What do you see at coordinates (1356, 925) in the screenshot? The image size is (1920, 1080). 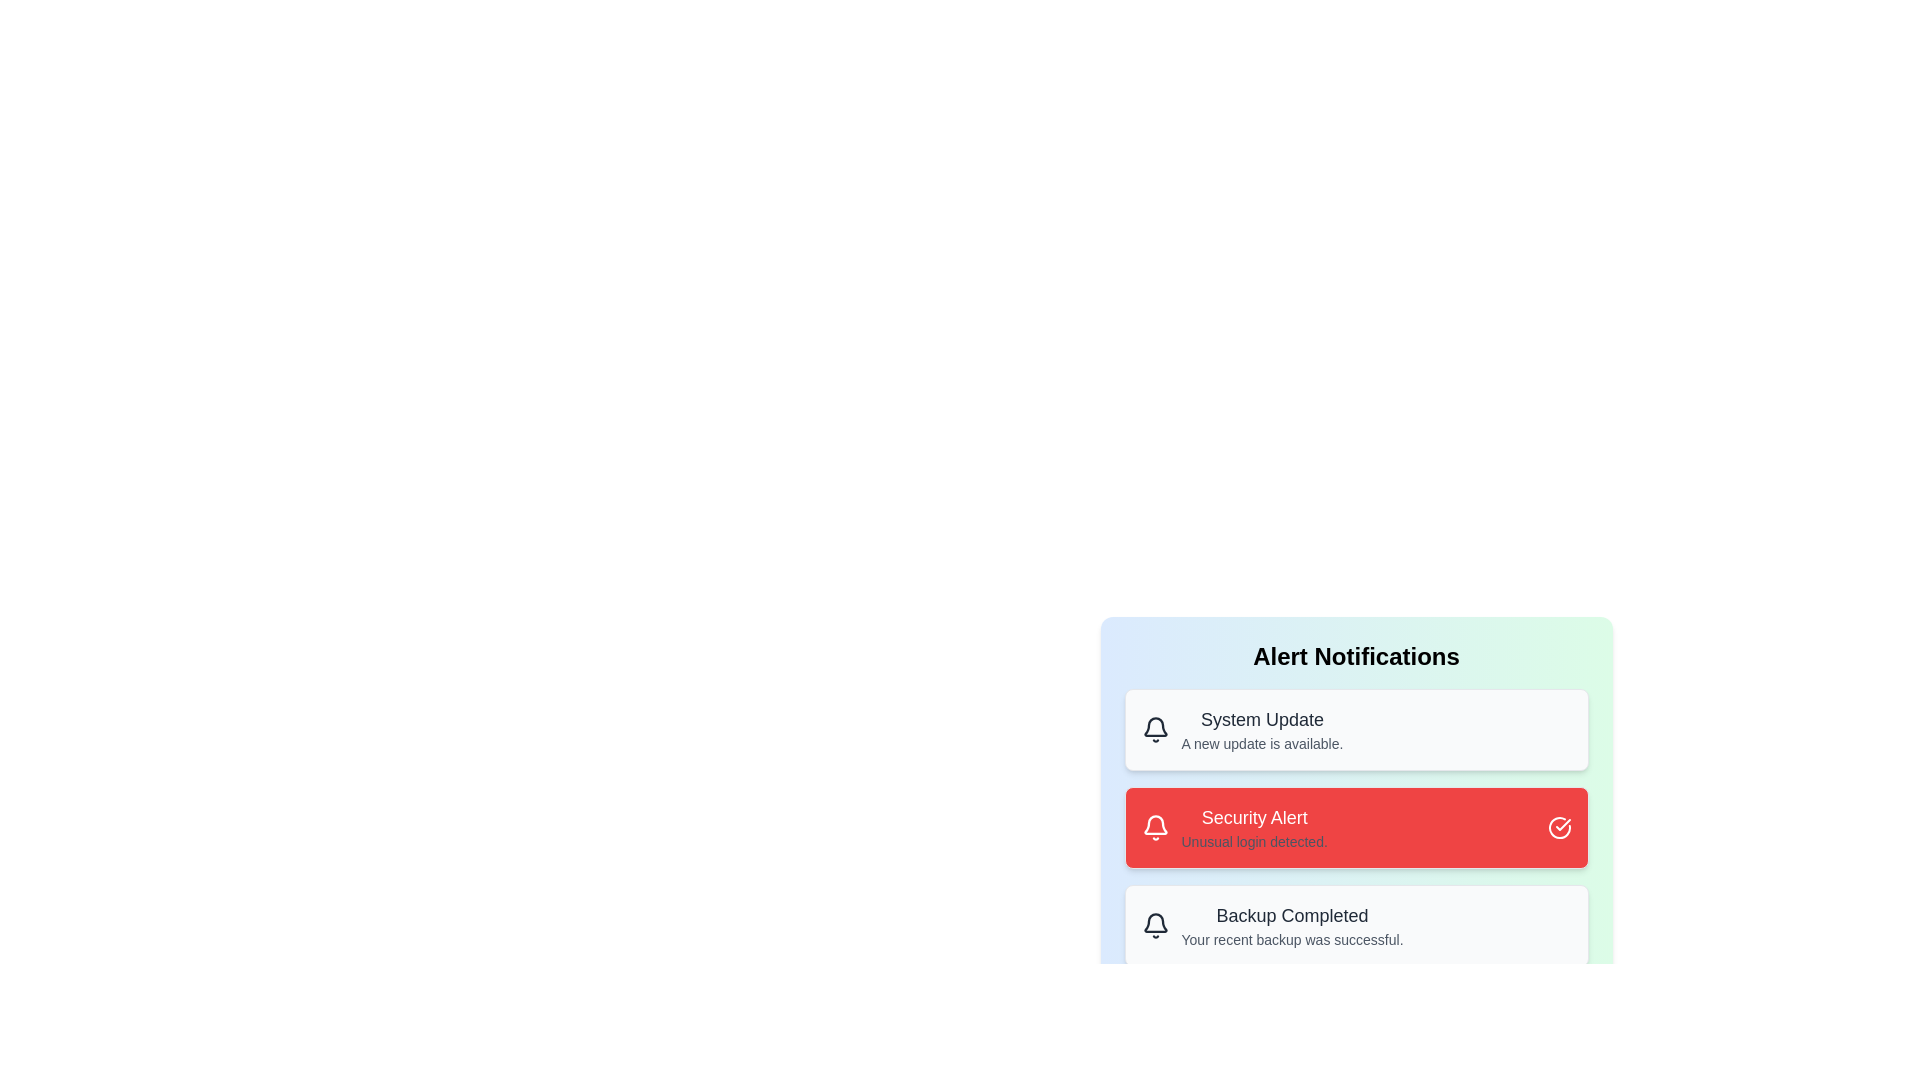 I see `the alert with title 'Backup Completed'` at bounding box center [1356, 925].